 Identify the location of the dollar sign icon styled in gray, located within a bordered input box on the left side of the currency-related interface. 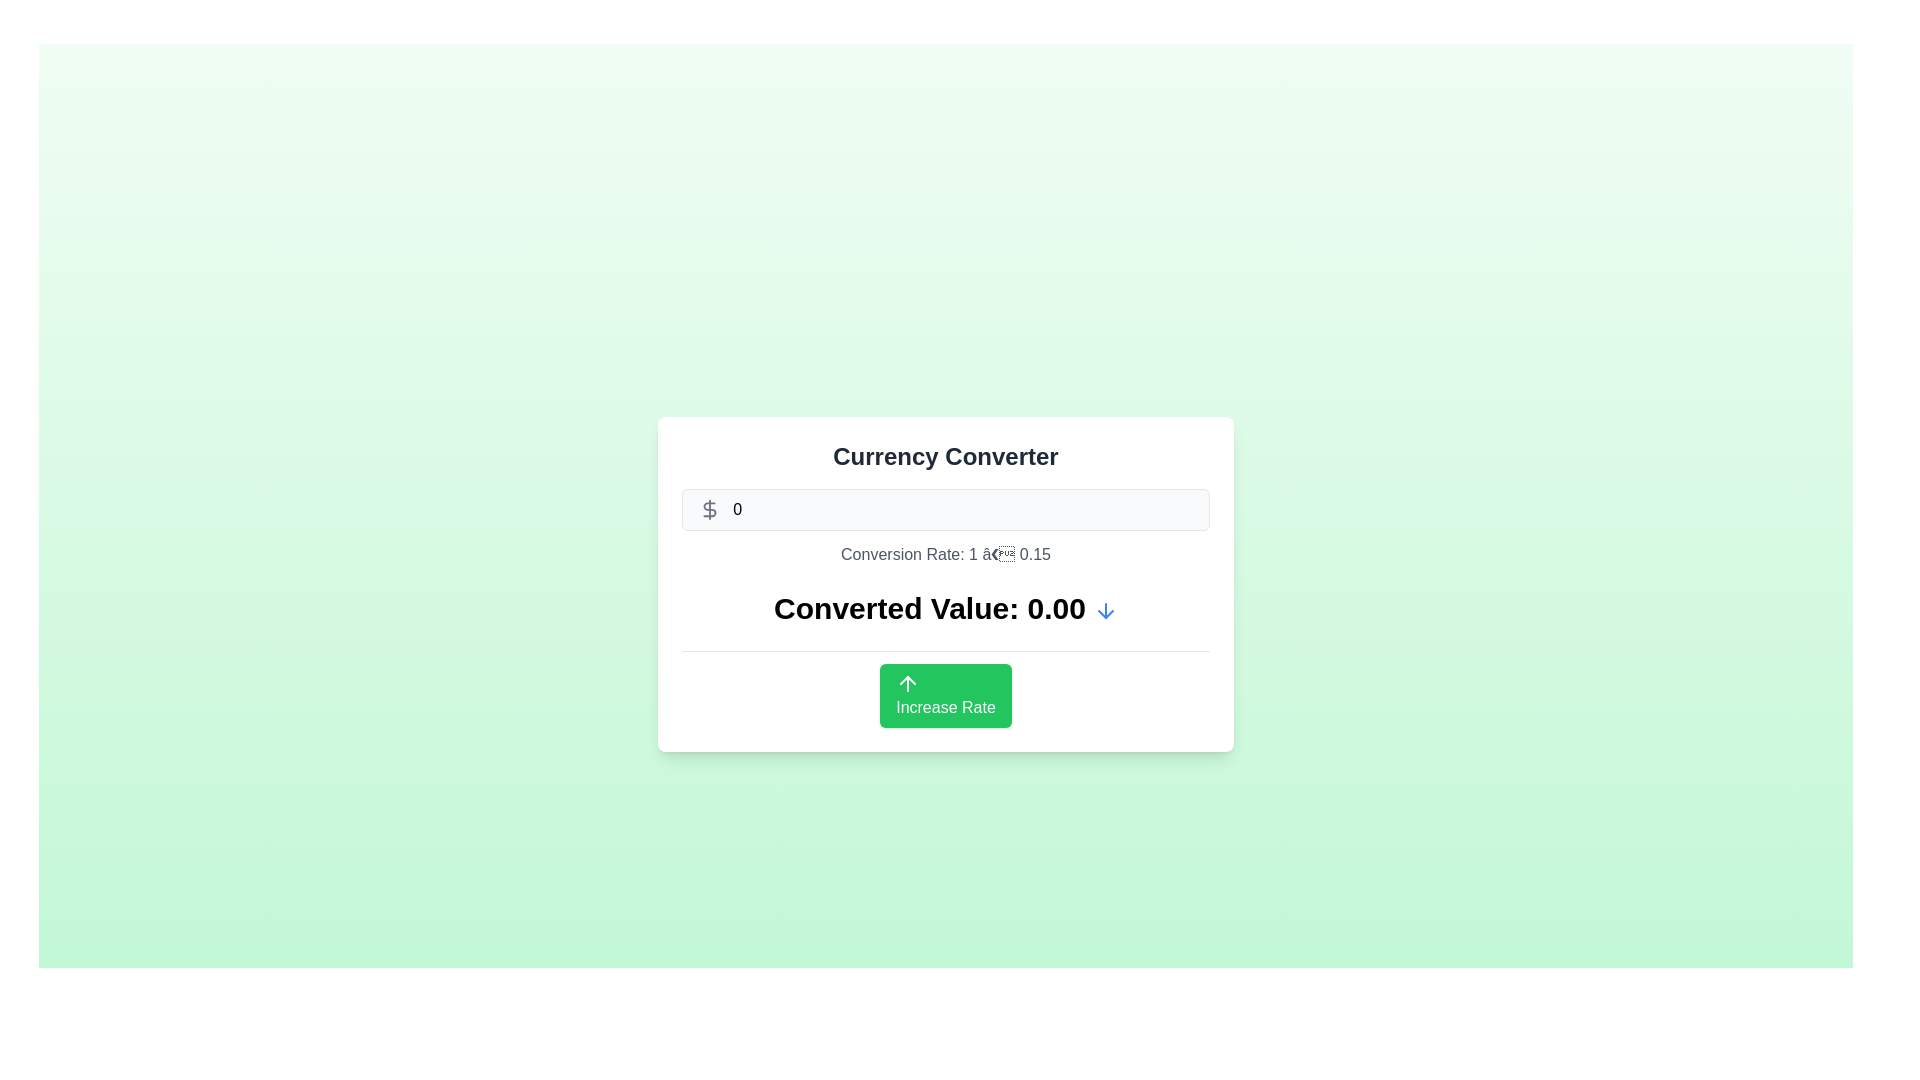
(710, 508).